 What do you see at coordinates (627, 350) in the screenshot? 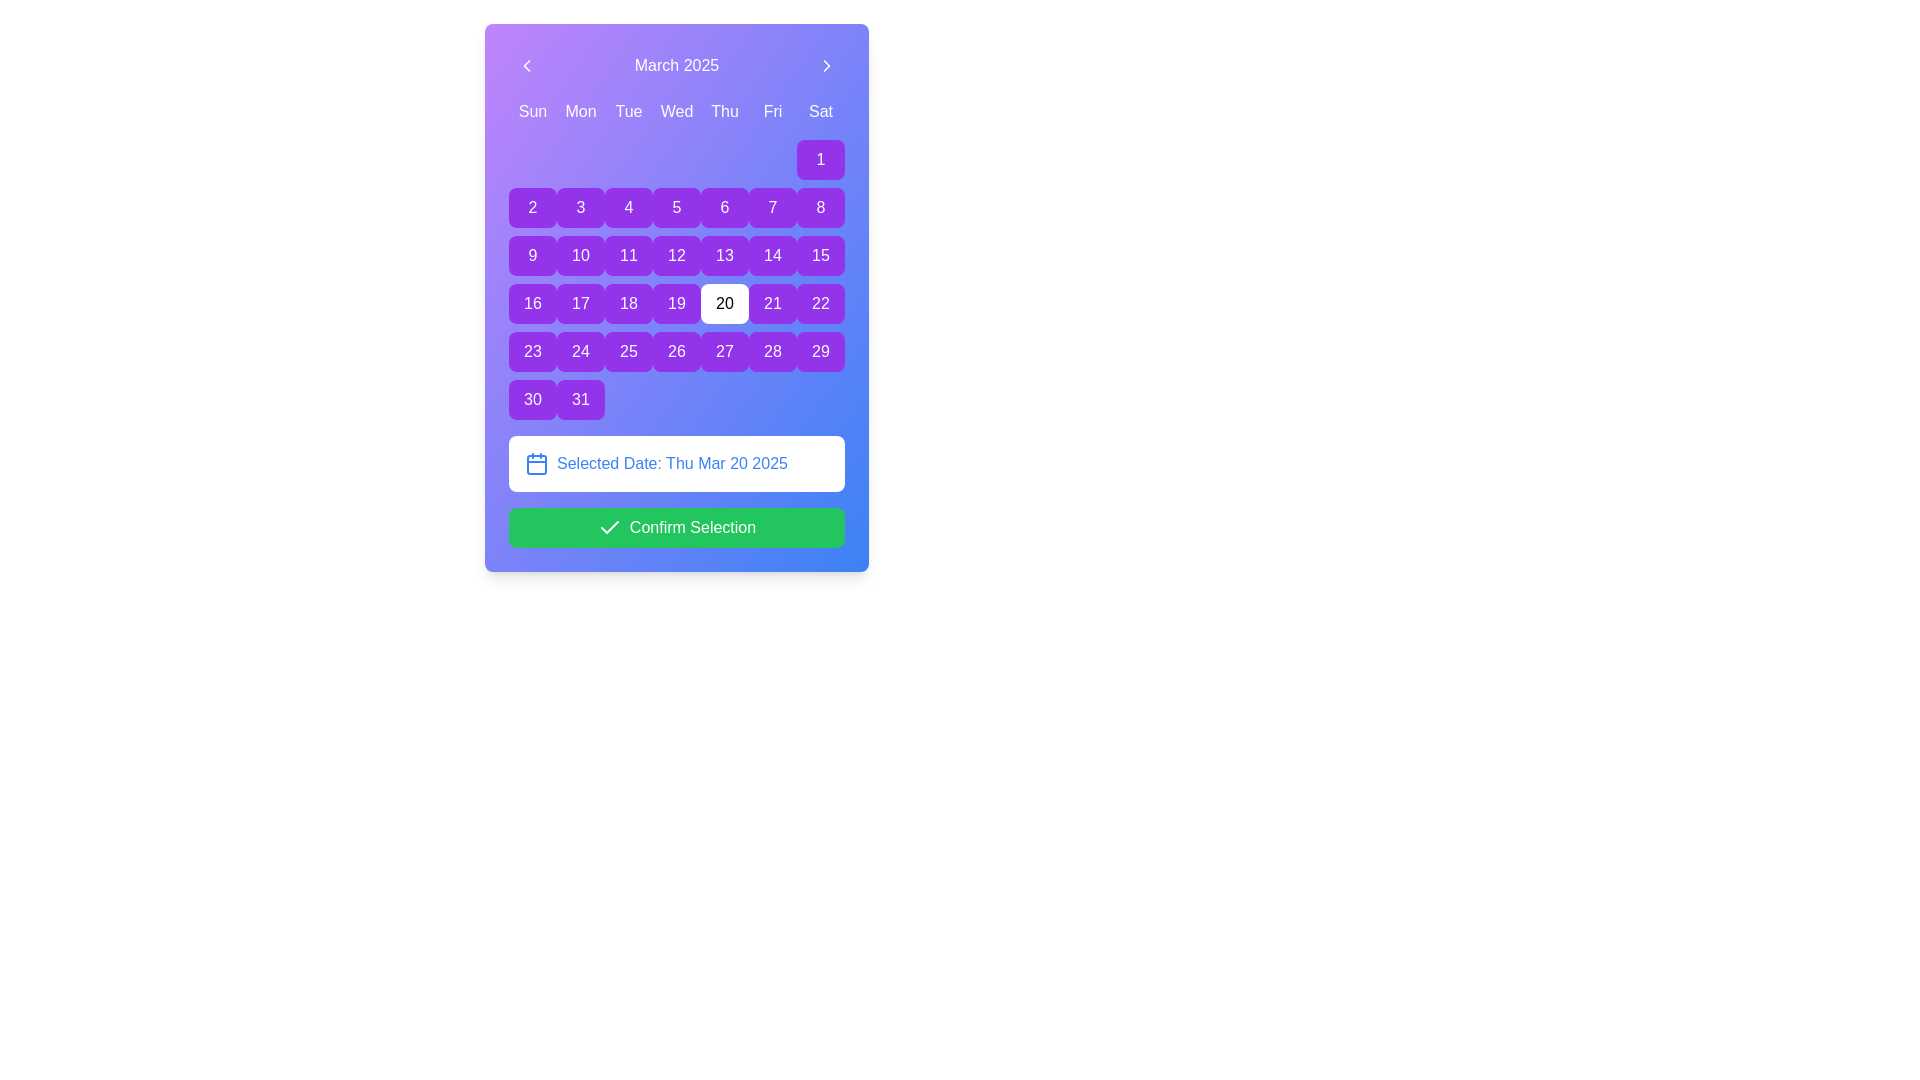
I see `the rounded rectangular button with a purple background displaying '25' to observe its hover effect` at bounding box center [627, 350].